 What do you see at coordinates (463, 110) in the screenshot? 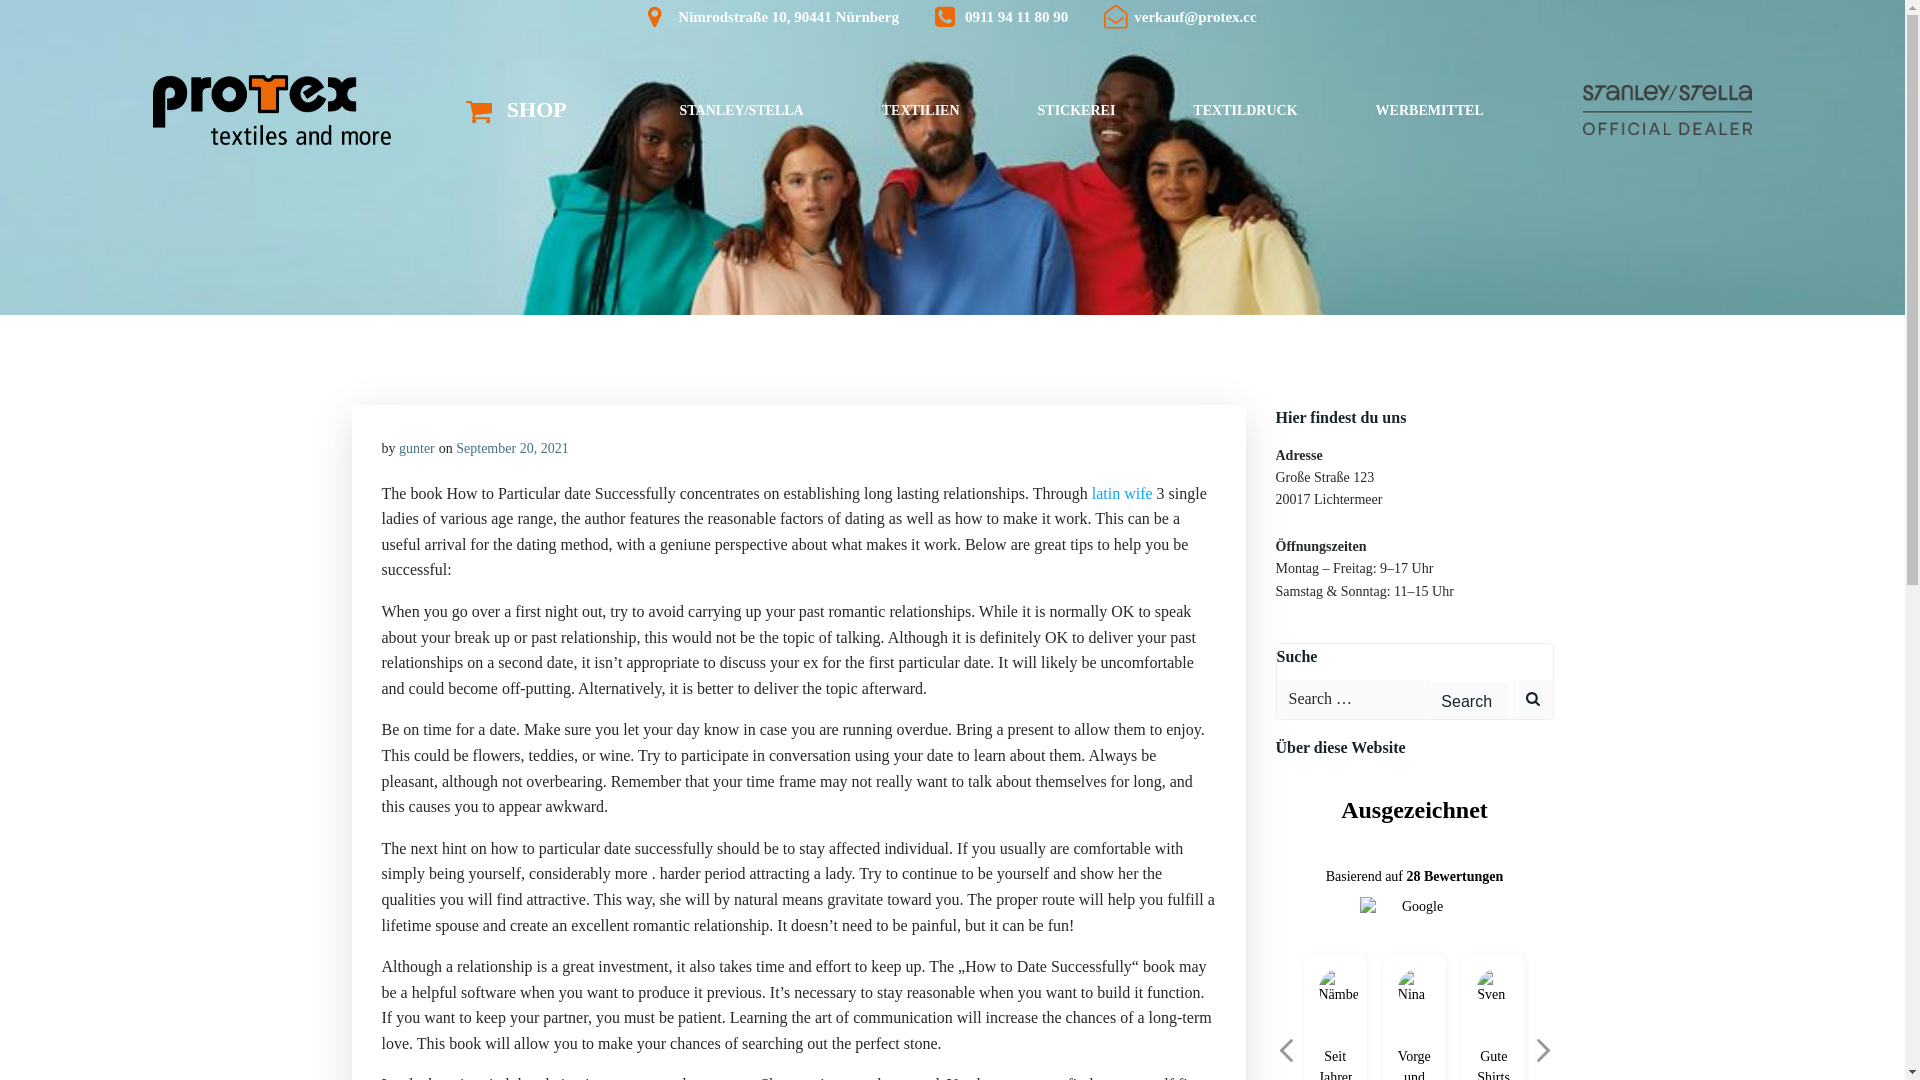
I see `'SHOP'` at bounding box center [463, 110].